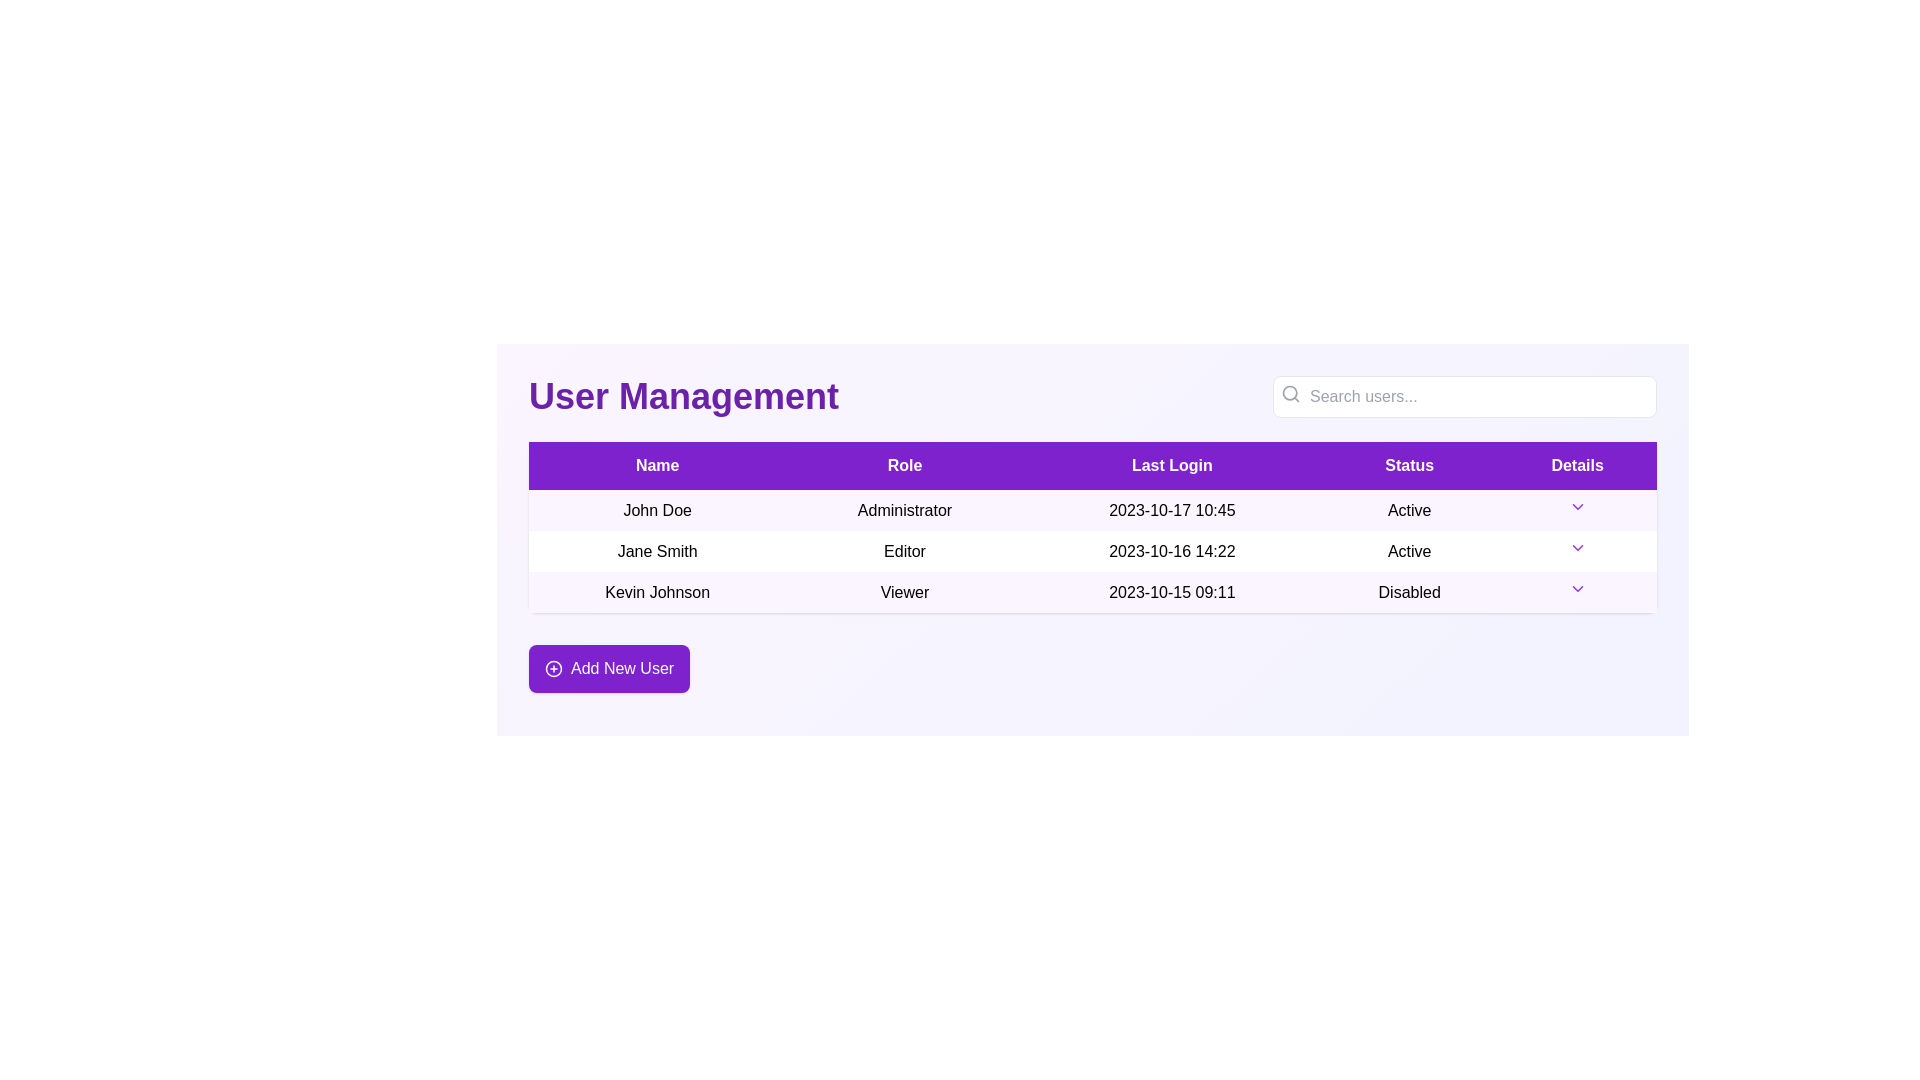  I want to click on the downward-facing chevron icon styled in purple color located in the Details column for the user 'Jane Smith', so click(1576, 547).